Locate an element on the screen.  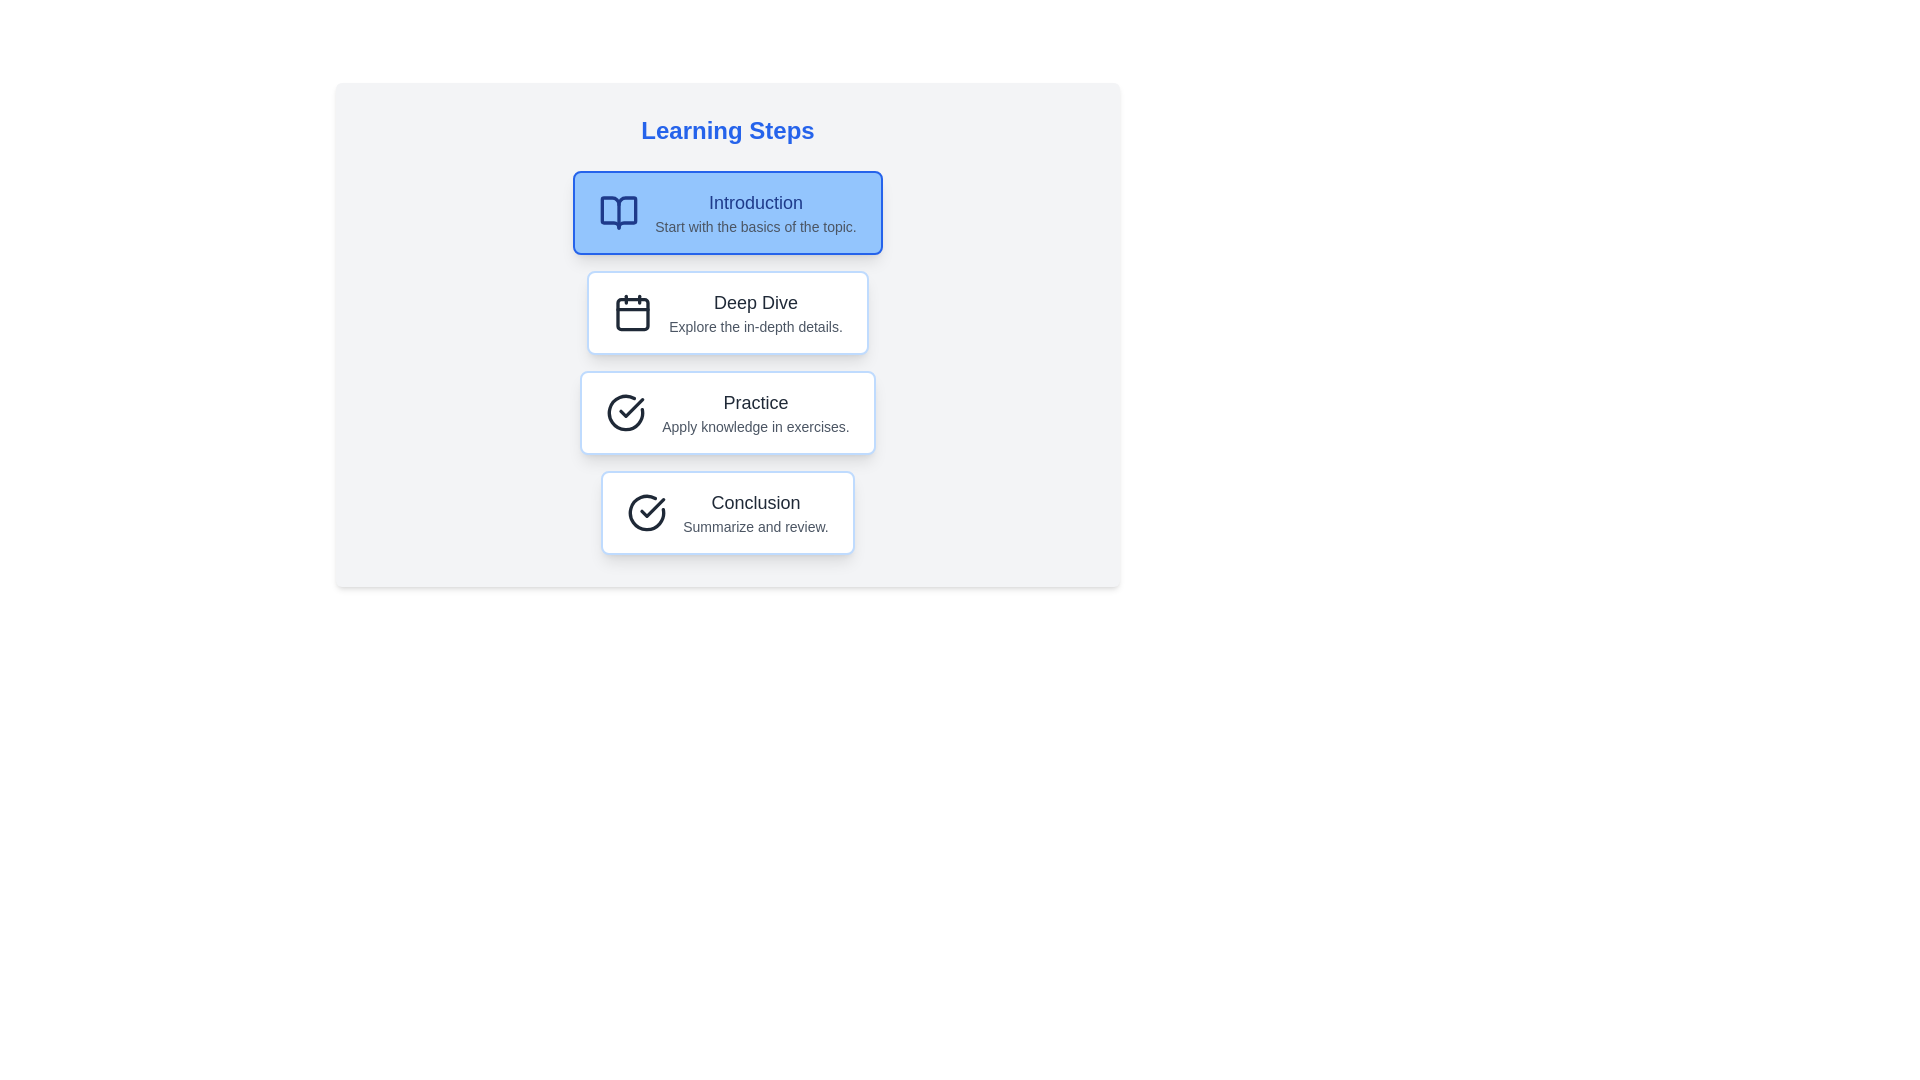
text content of the 'Conclusion' section header element, which includes the bold title 'Conclusion' and the grey subtitle 'Summarize and review.' is located at coordinates (727, 512).